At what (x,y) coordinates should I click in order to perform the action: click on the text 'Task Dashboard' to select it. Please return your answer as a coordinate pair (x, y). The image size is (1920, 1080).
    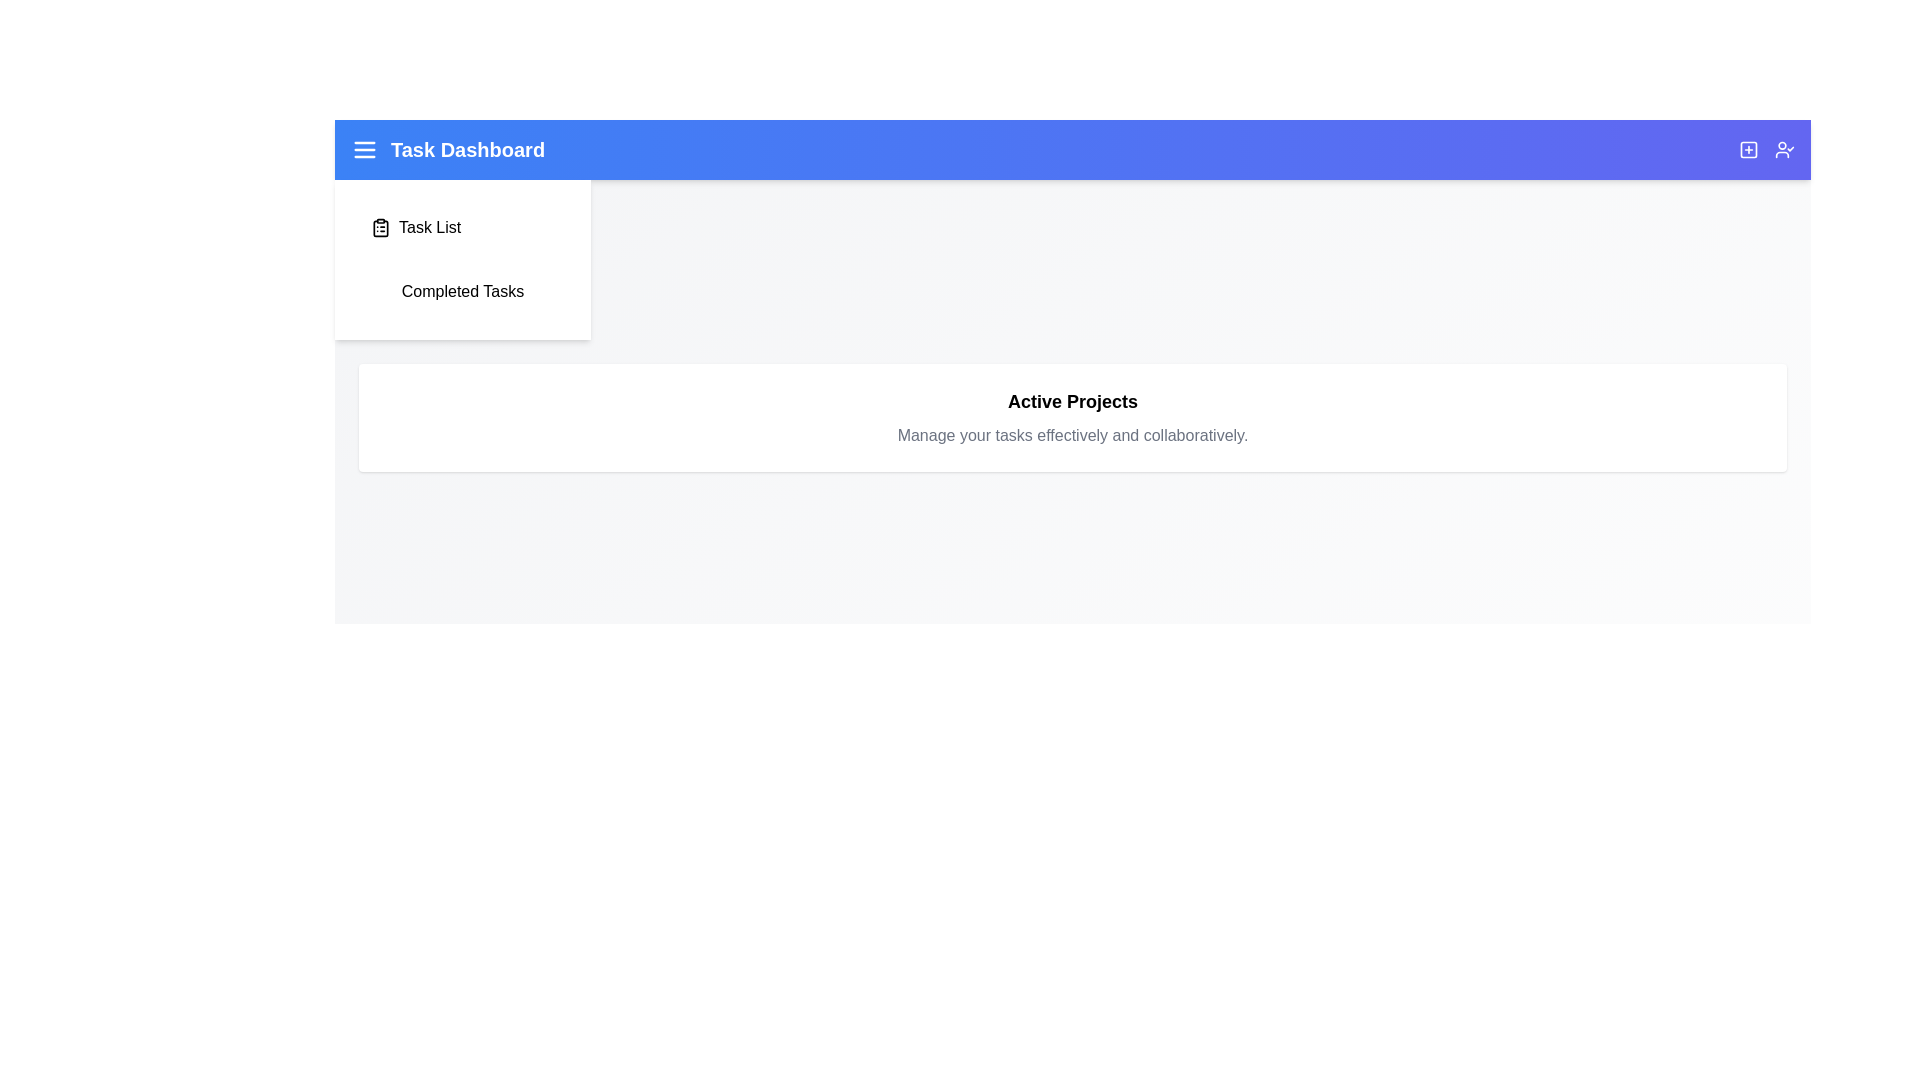
    Looking at the image, I should click on (446, 149).